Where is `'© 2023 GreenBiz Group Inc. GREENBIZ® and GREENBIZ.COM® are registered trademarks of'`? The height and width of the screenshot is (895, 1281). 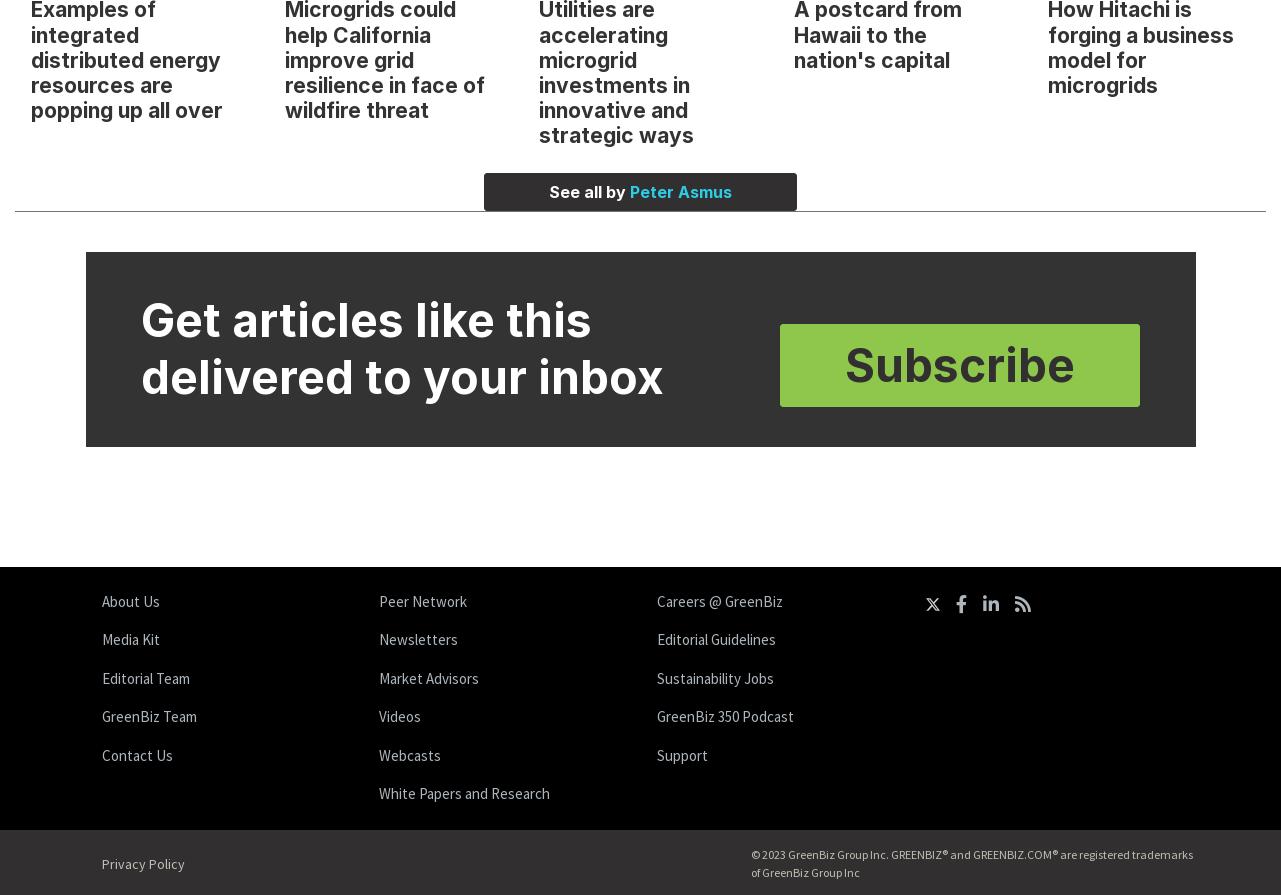
'© 2023 GreenBiz Group Inc. GREENBIZ® and GREENBIZ.COM® are registered trademarks of' is located at coordinates (970, 861).